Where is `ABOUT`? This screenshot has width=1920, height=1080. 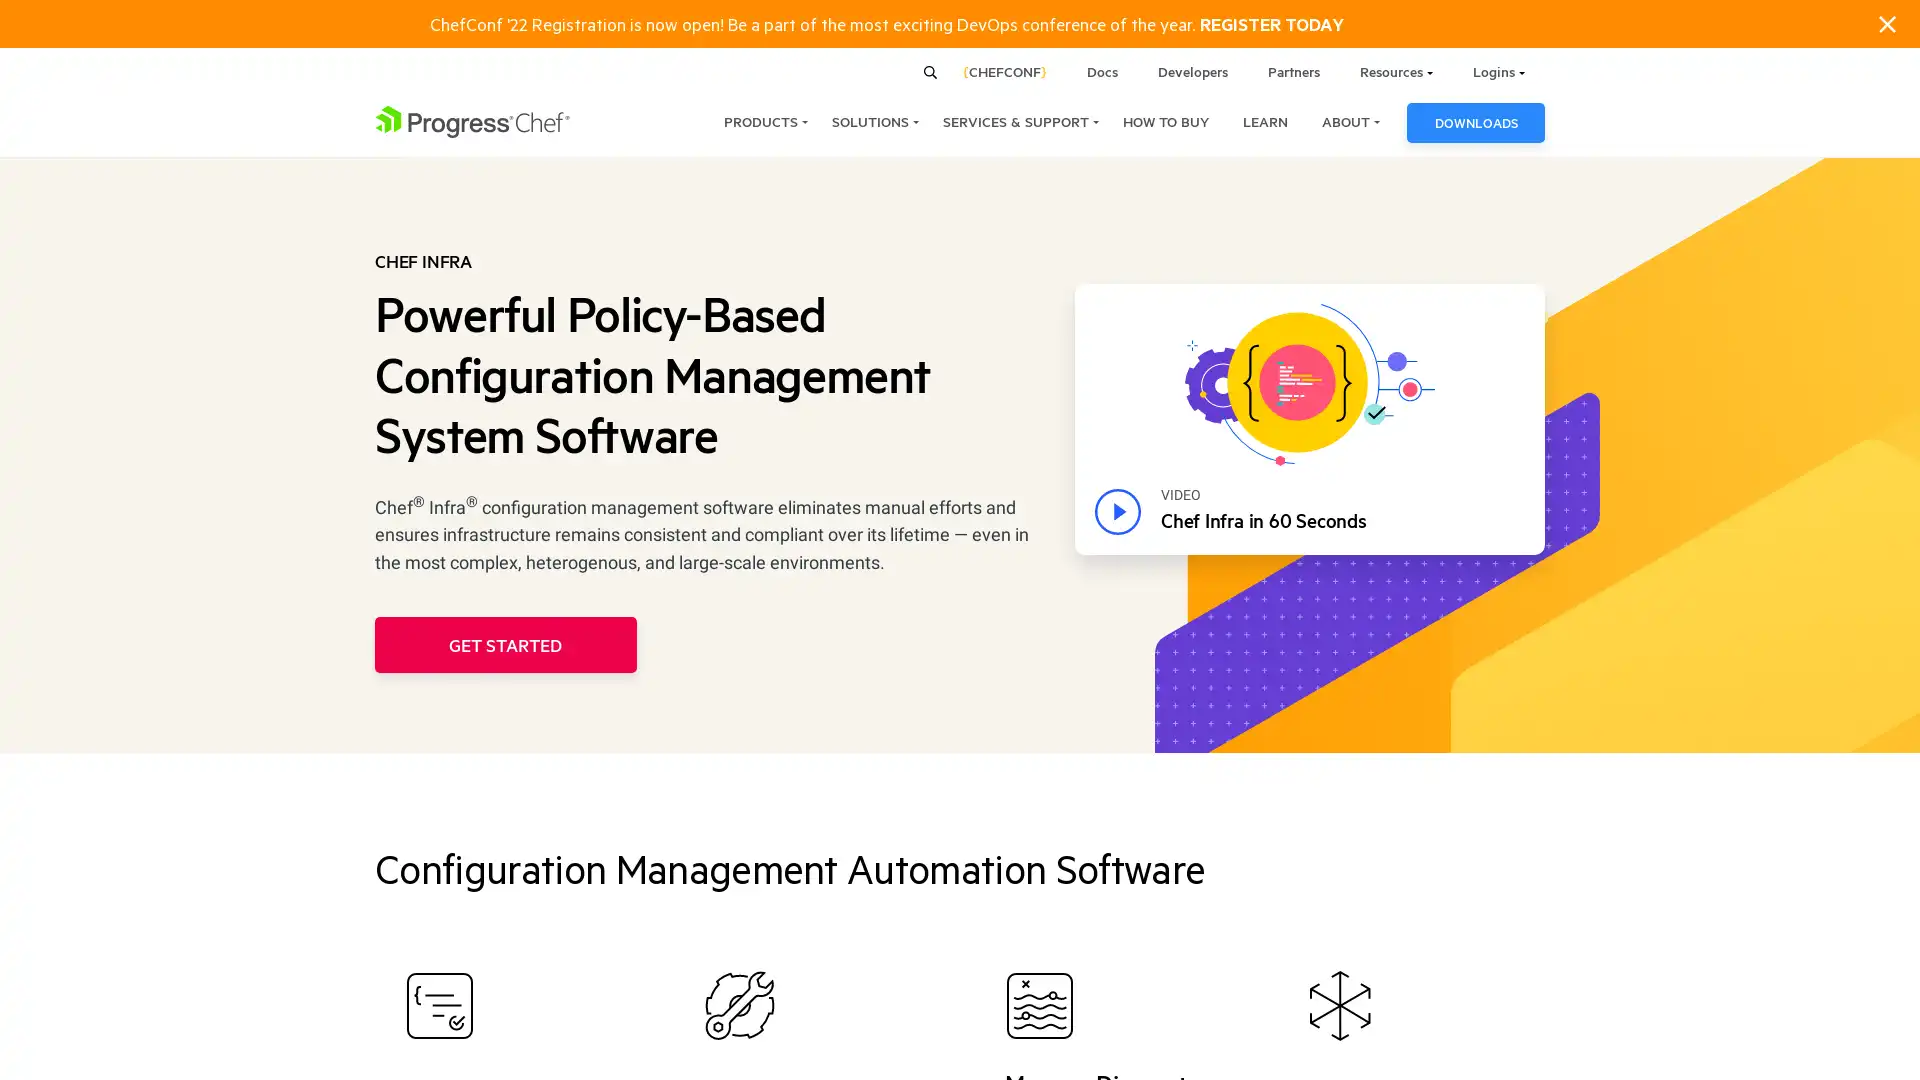
ABOUT is located at coordinates (1345, 122).